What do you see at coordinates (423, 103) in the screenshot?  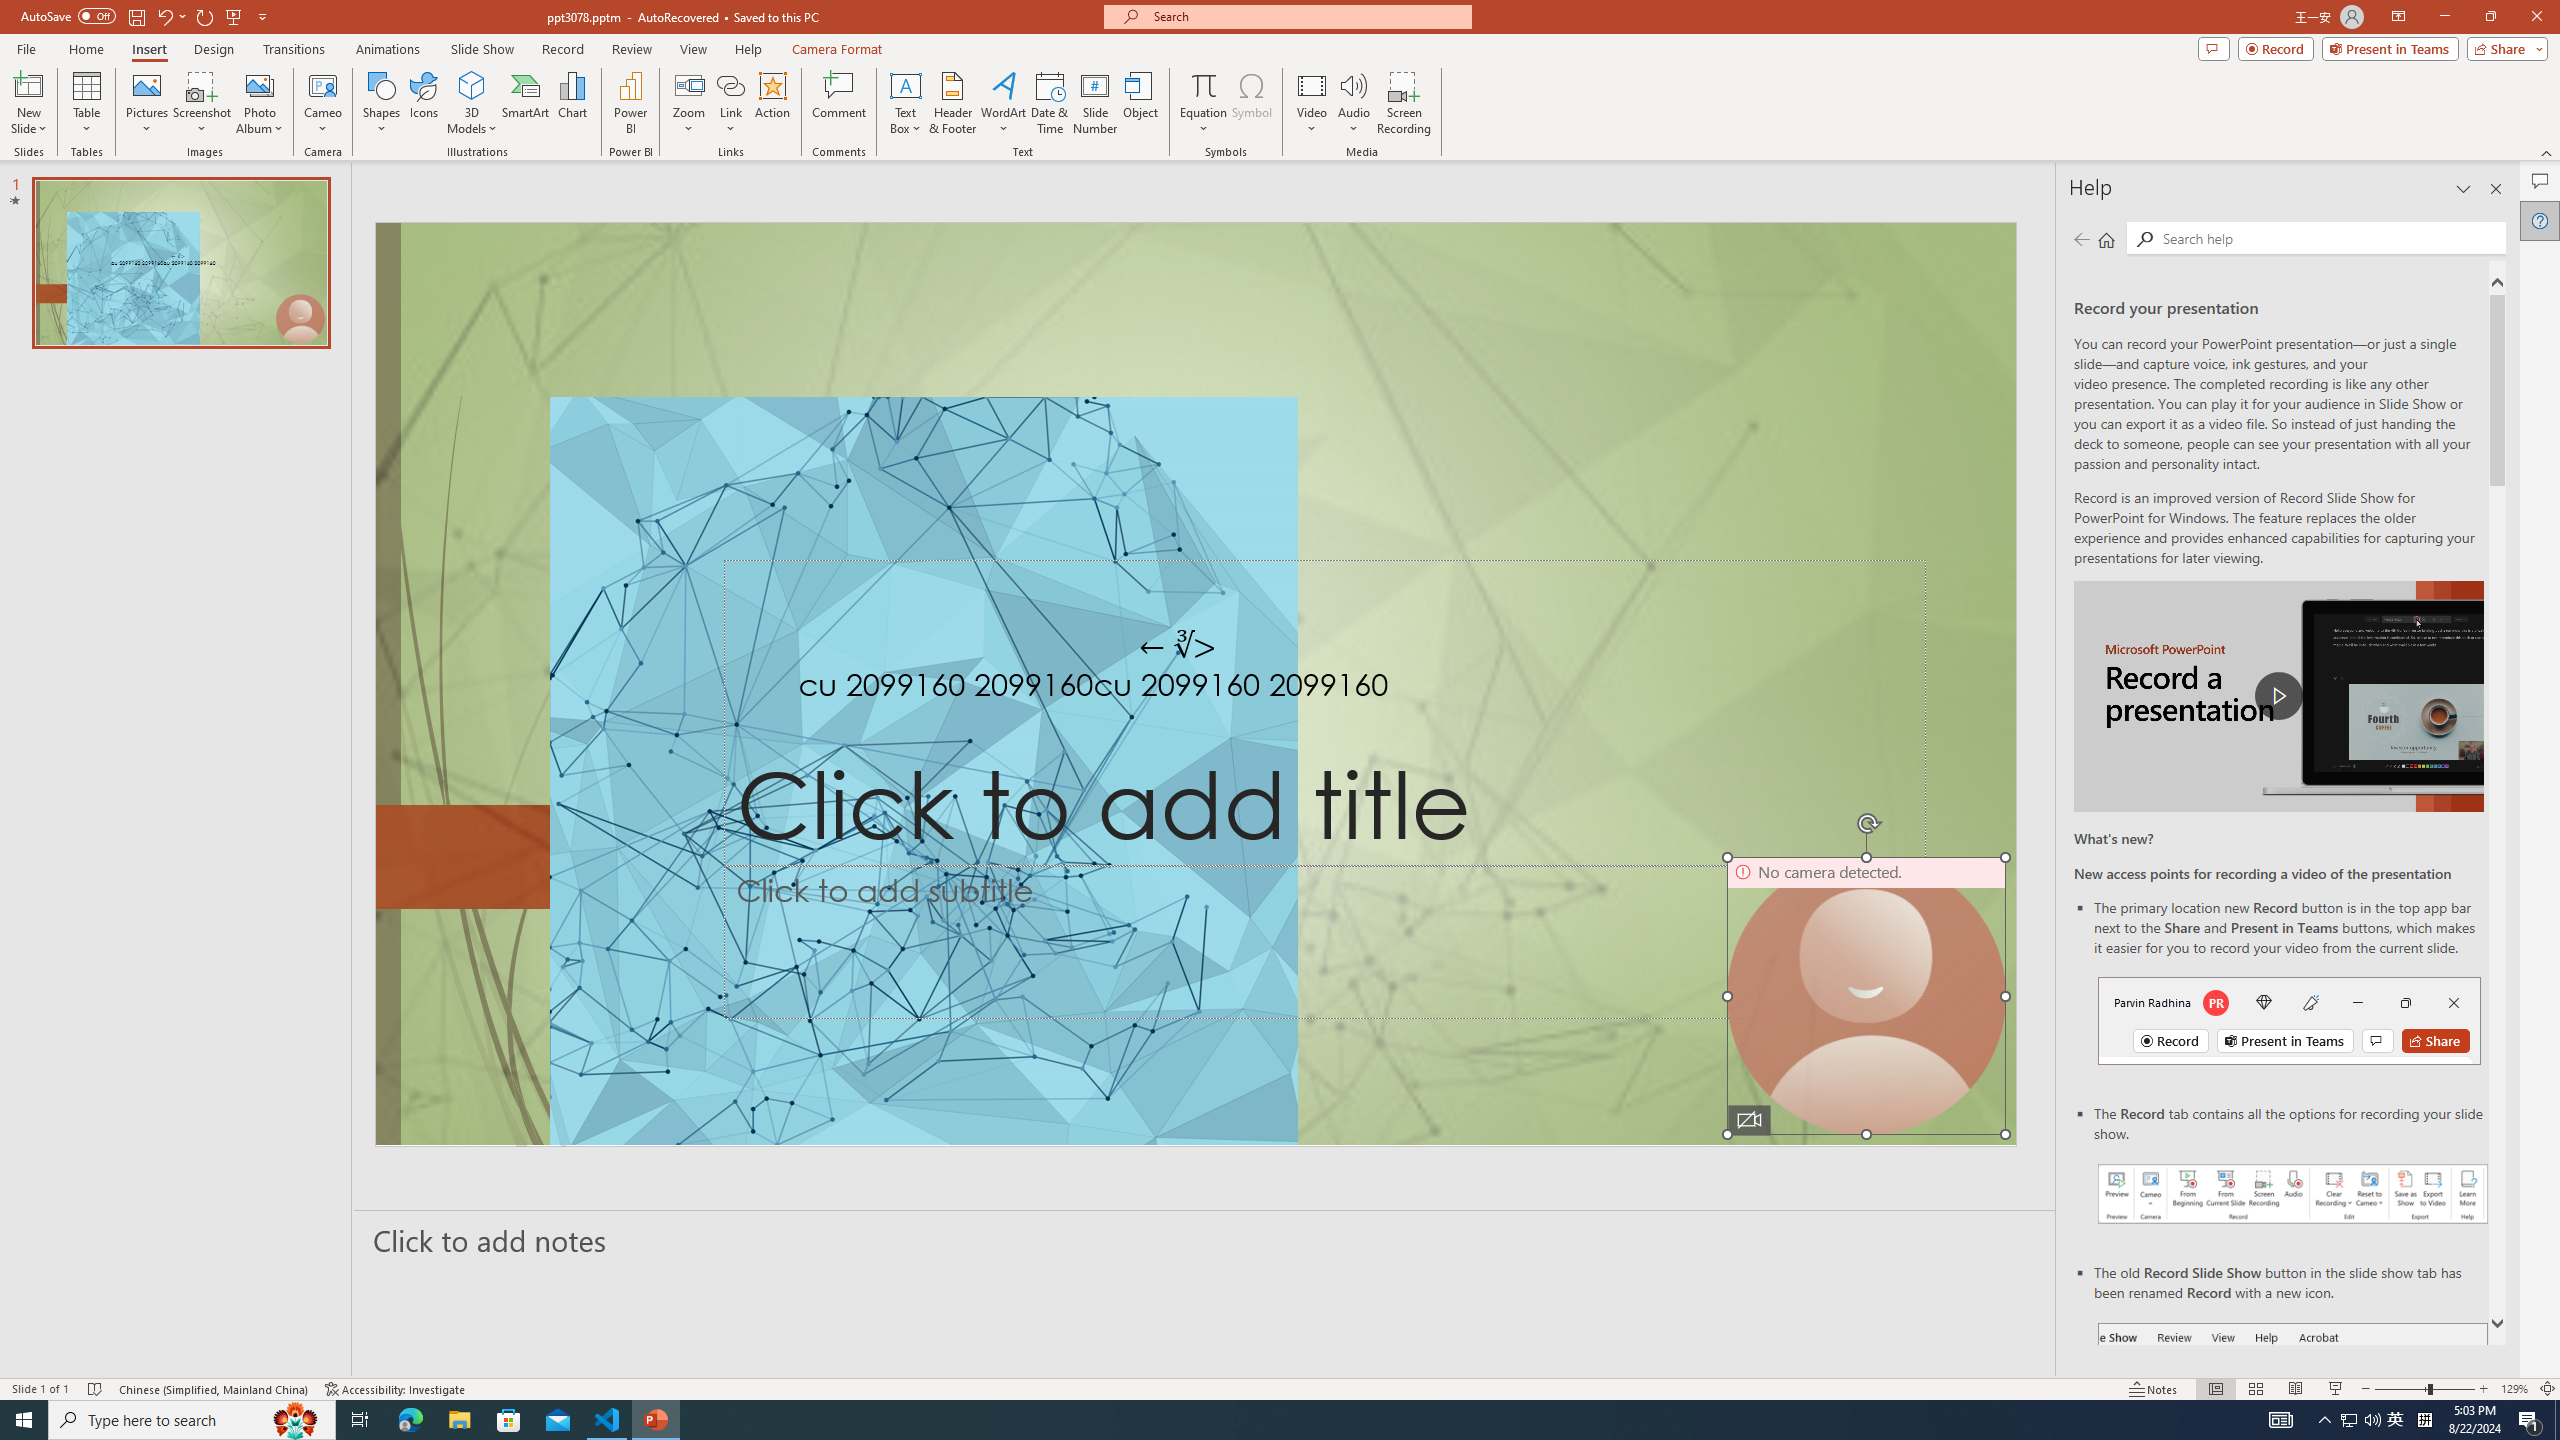 I see `'Icons'` at bounding box center [423, 103].